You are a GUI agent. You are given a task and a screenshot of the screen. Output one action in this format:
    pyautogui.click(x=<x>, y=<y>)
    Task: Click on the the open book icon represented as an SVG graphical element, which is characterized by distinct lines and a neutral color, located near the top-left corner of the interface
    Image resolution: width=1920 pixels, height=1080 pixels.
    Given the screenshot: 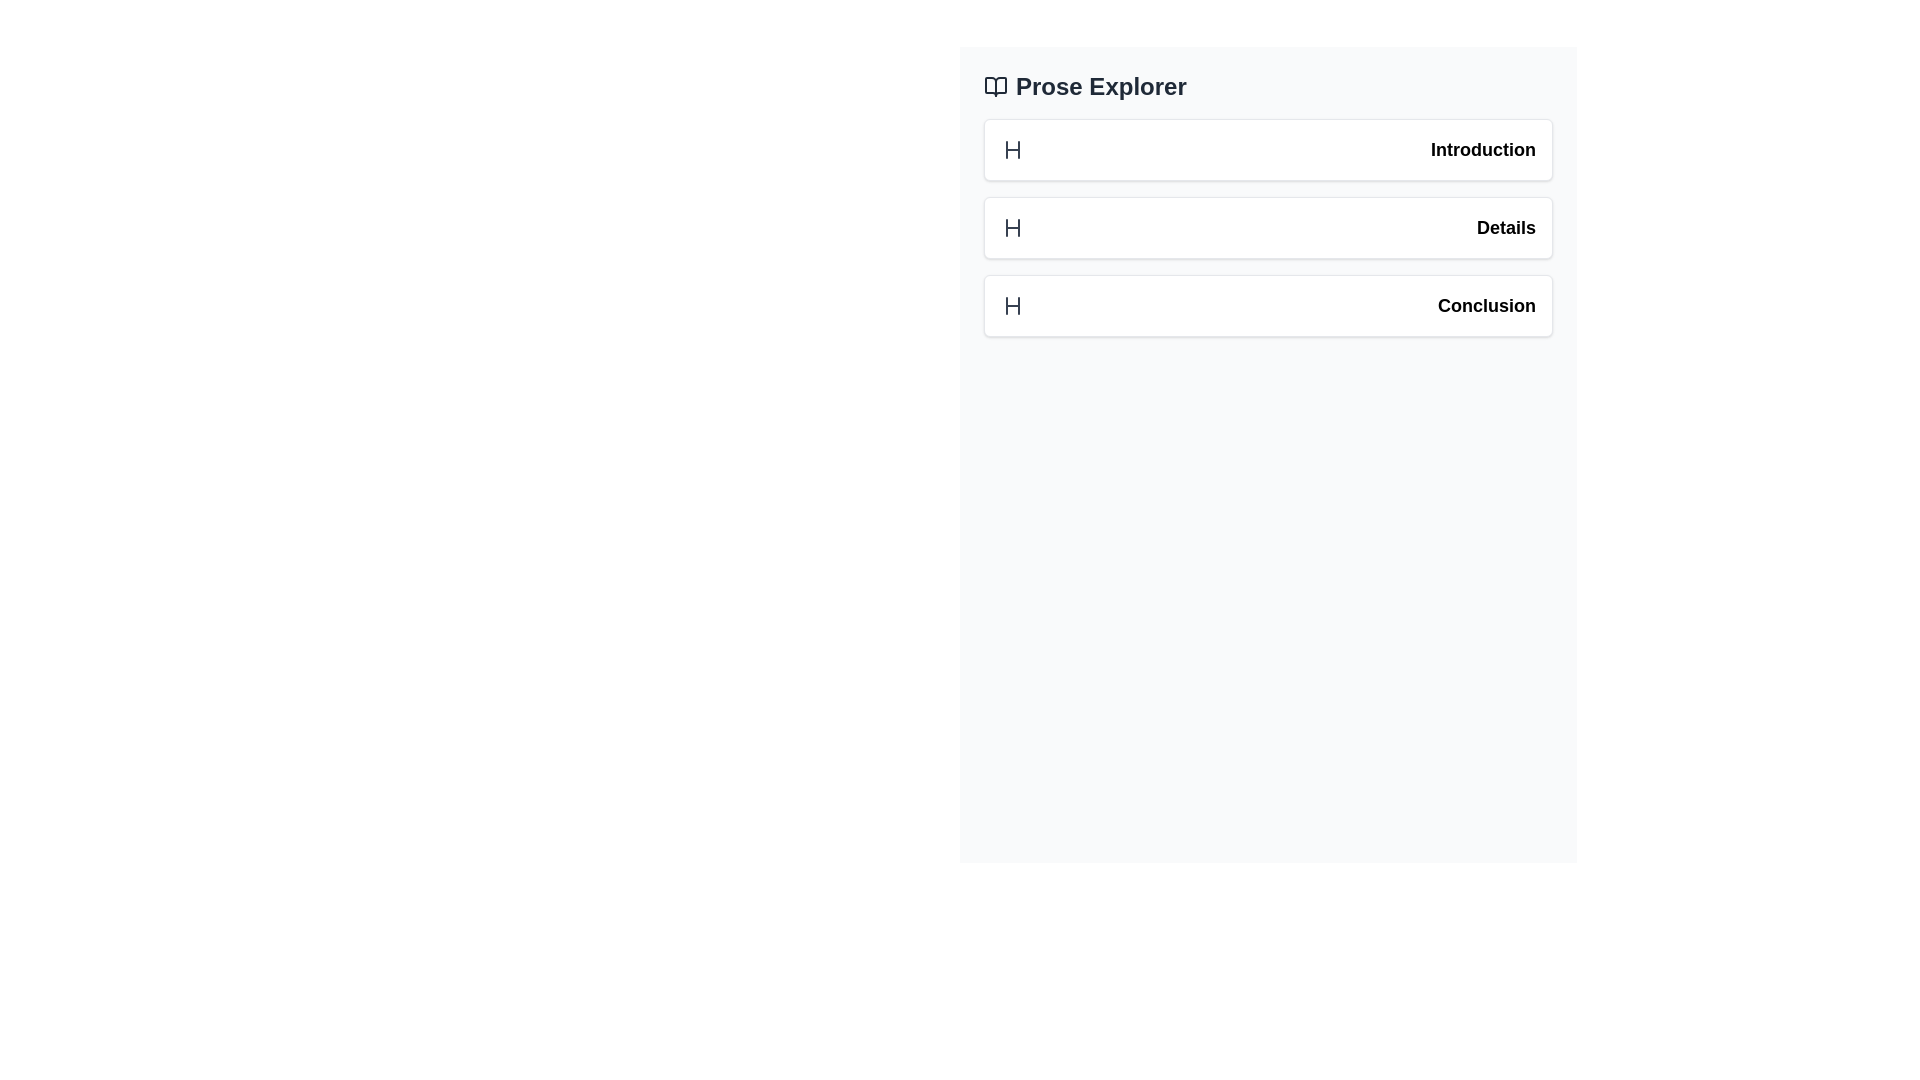 What is the action you would take?
    pyautogui.click(x=996, y=86)
    